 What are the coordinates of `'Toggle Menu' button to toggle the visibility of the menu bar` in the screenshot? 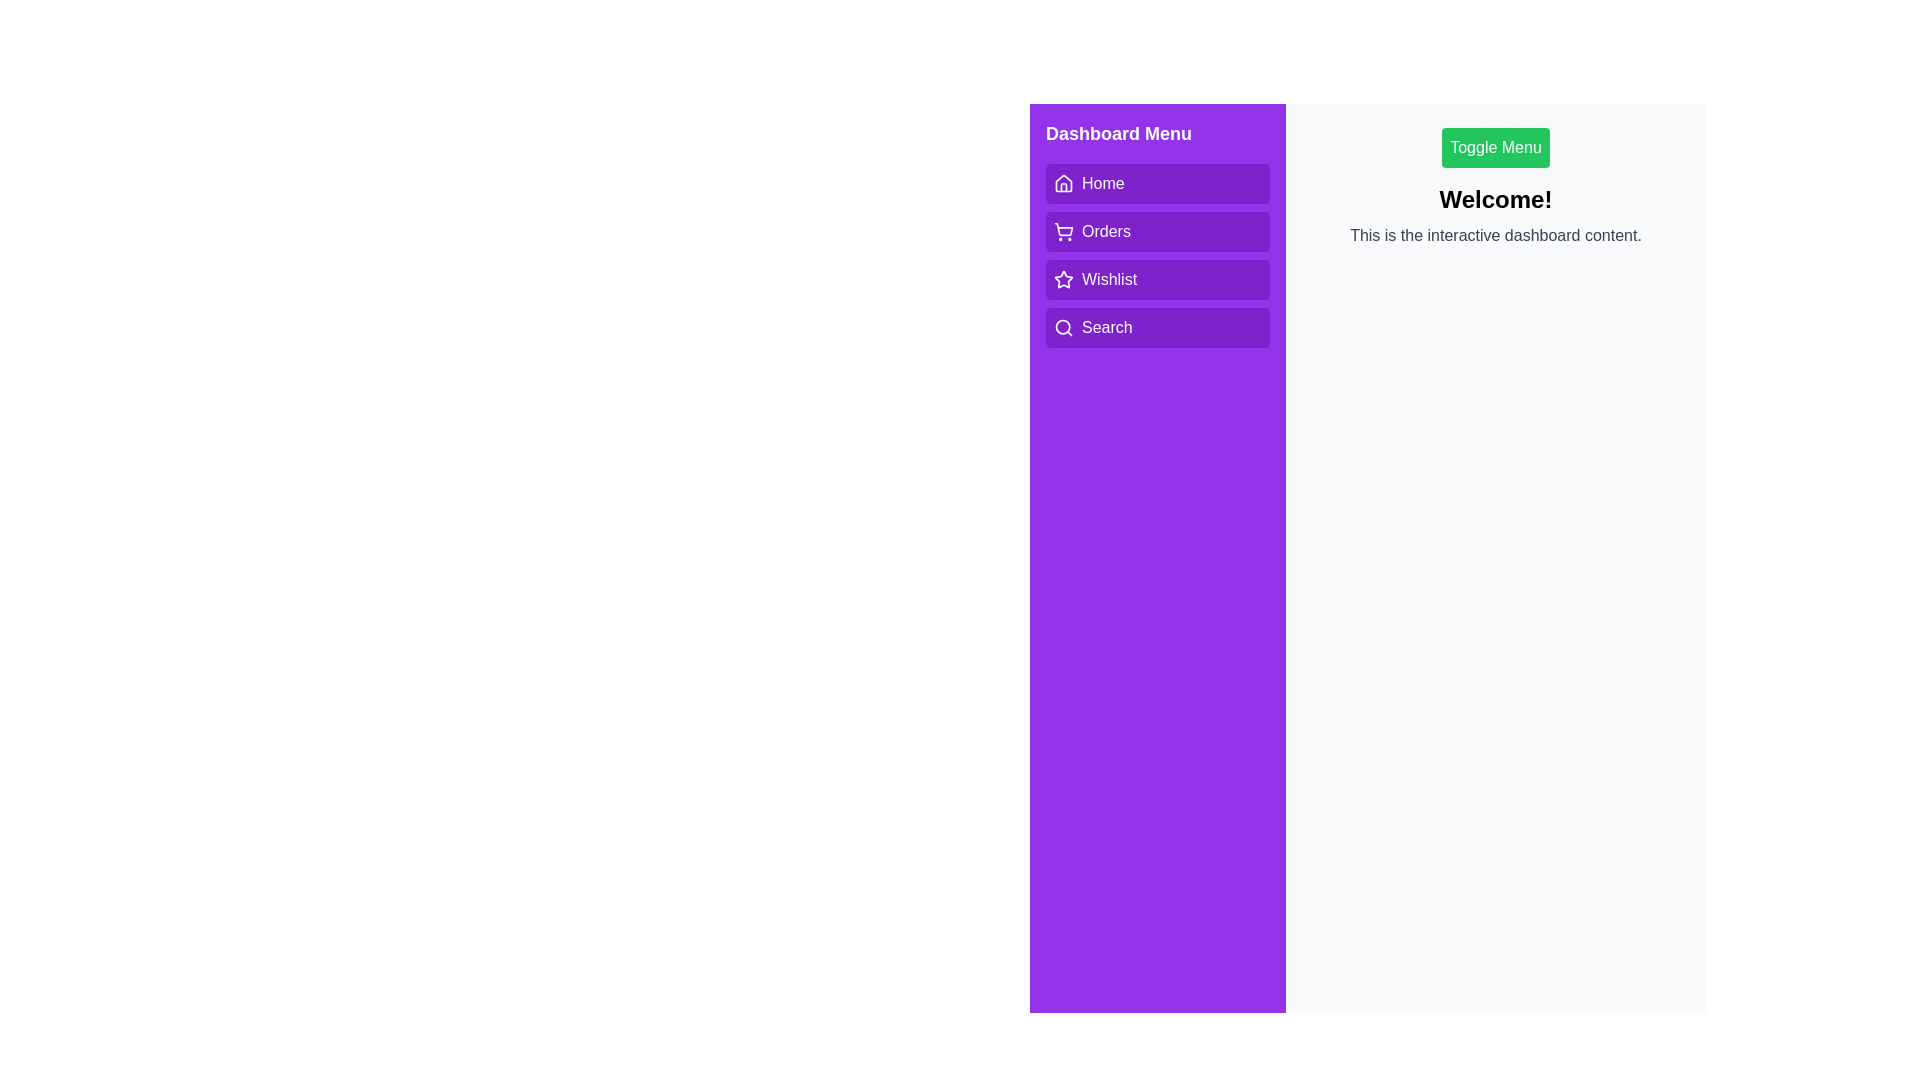 It's located at (1496, 146).